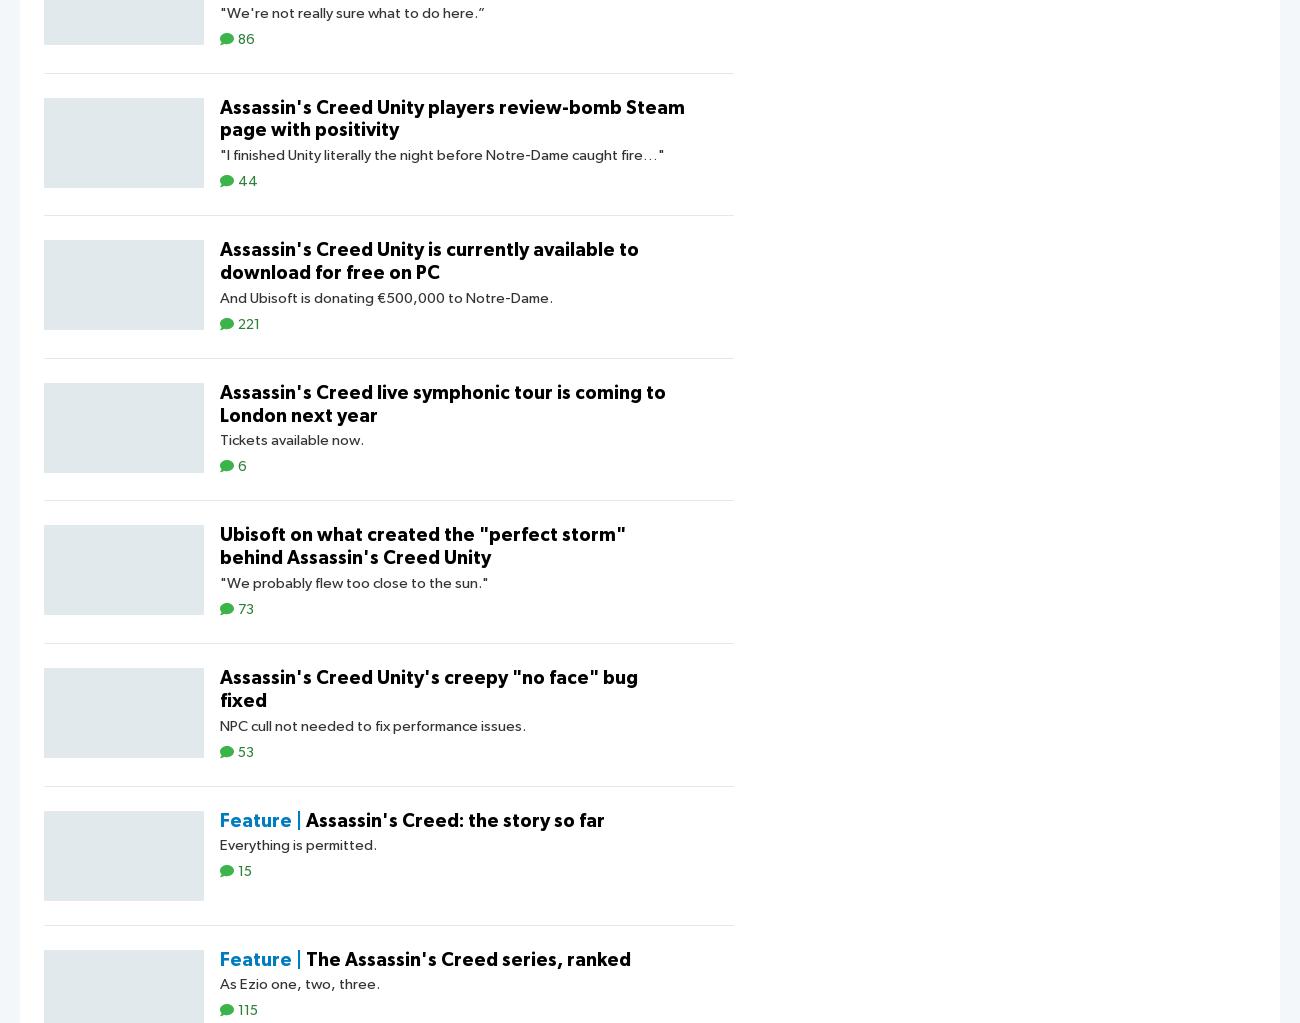  What do you see at coordinates (218, 844) in the screenshot?
I see `'Everything is permitted.'` at bounding box center [218, 844].